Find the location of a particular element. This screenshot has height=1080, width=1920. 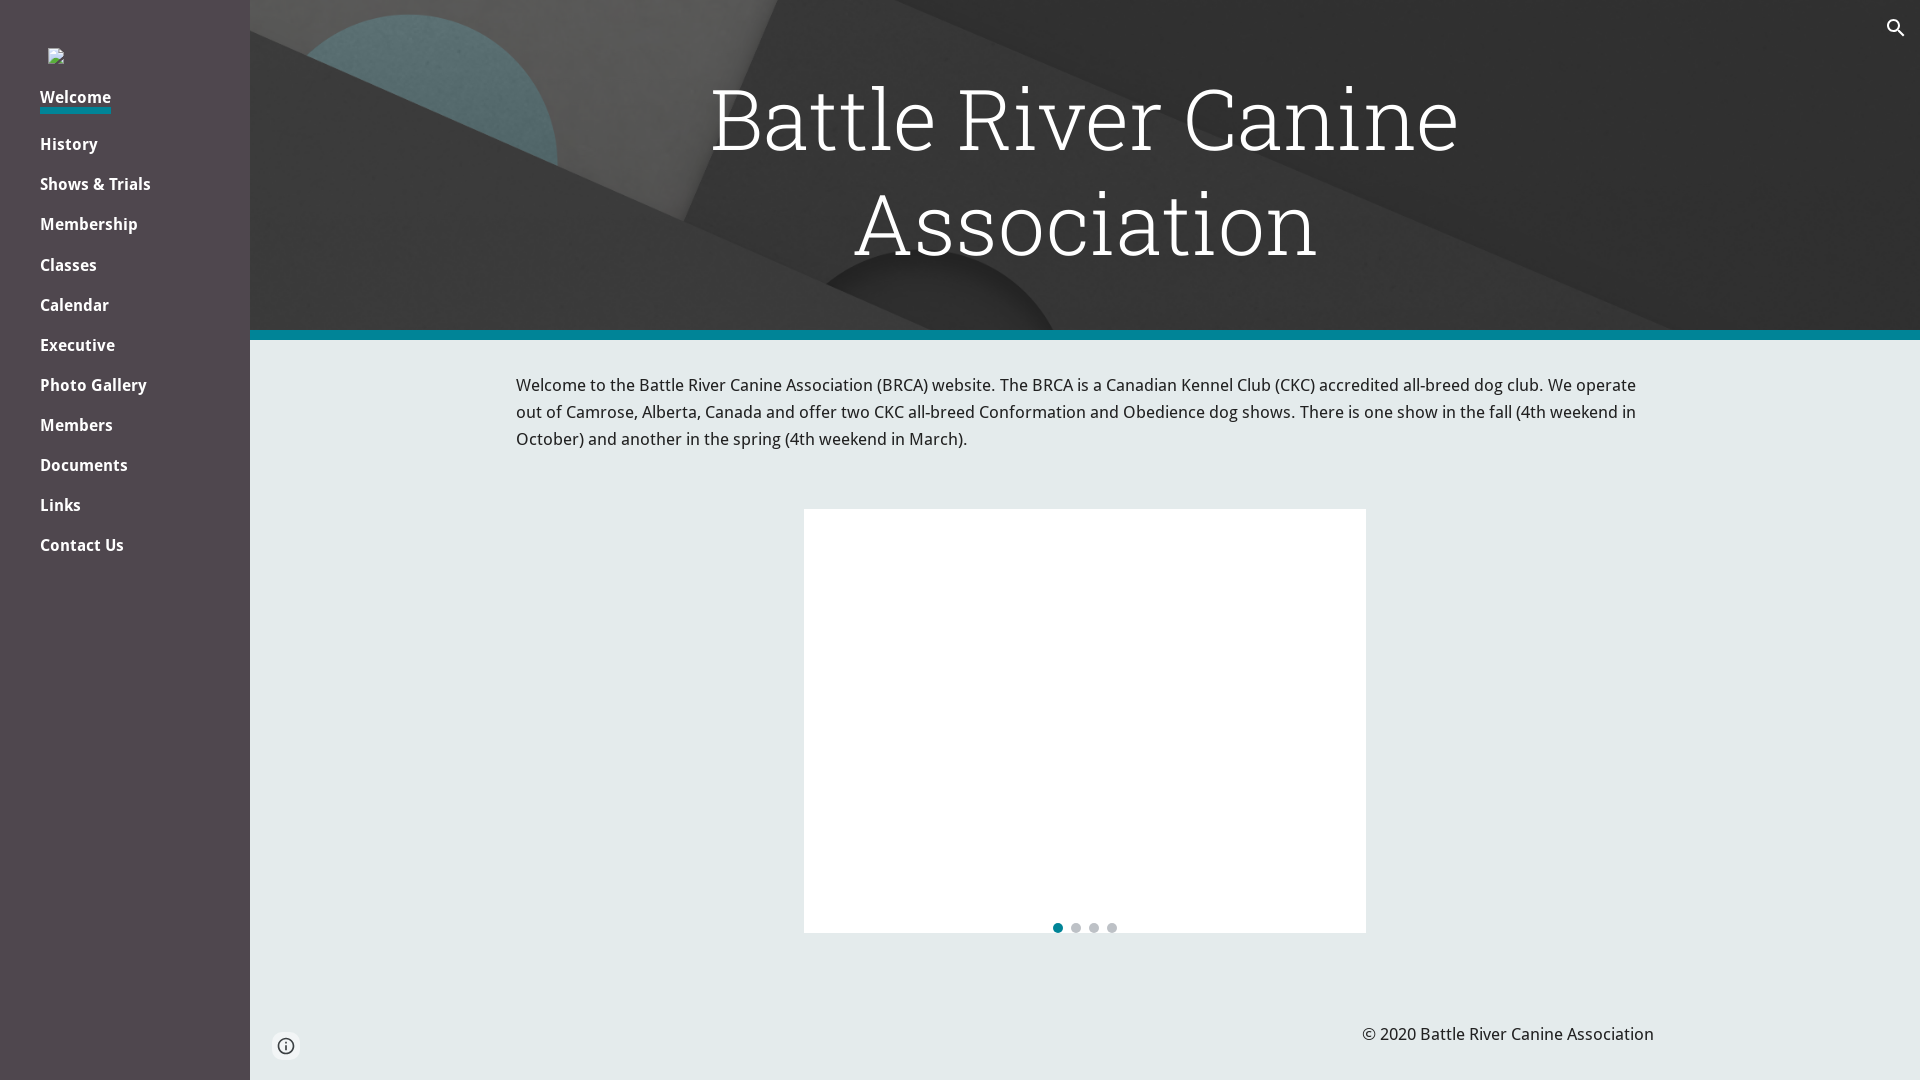

'Calendar' is located at coordinates (74, 305).